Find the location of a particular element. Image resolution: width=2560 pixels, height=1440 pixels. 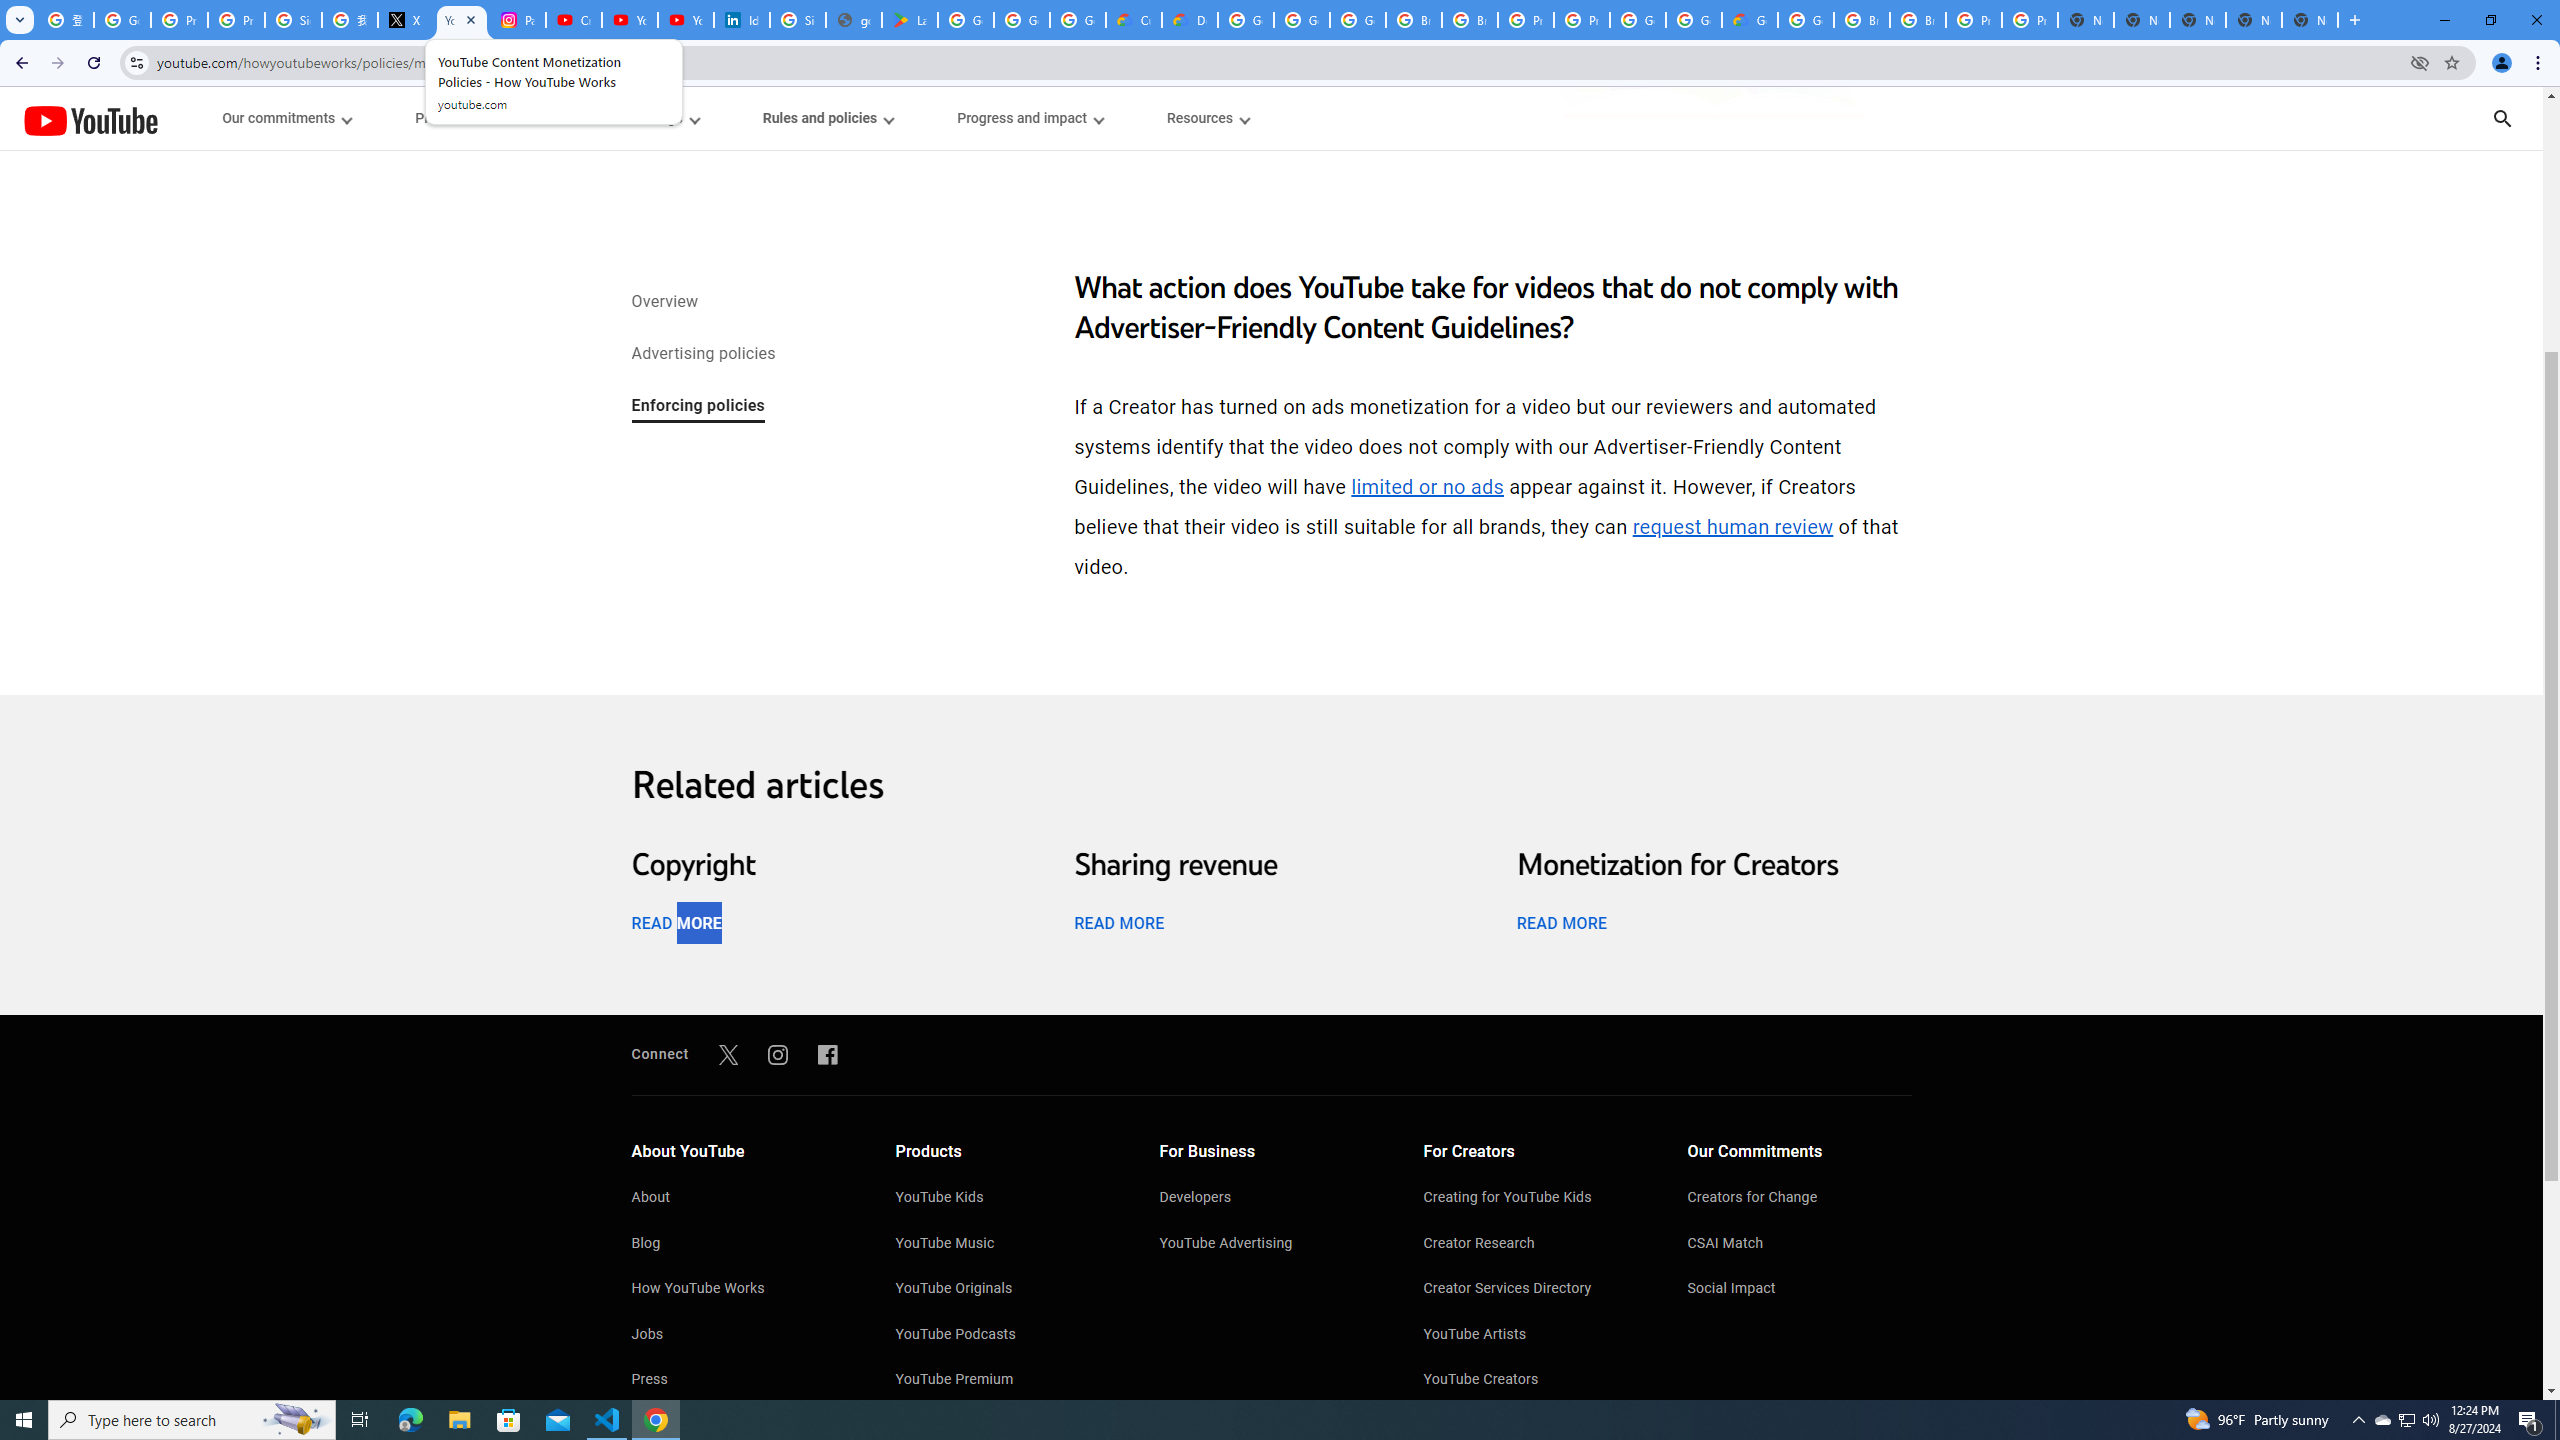

'Jobs' is located at coordinates (741, 1336).